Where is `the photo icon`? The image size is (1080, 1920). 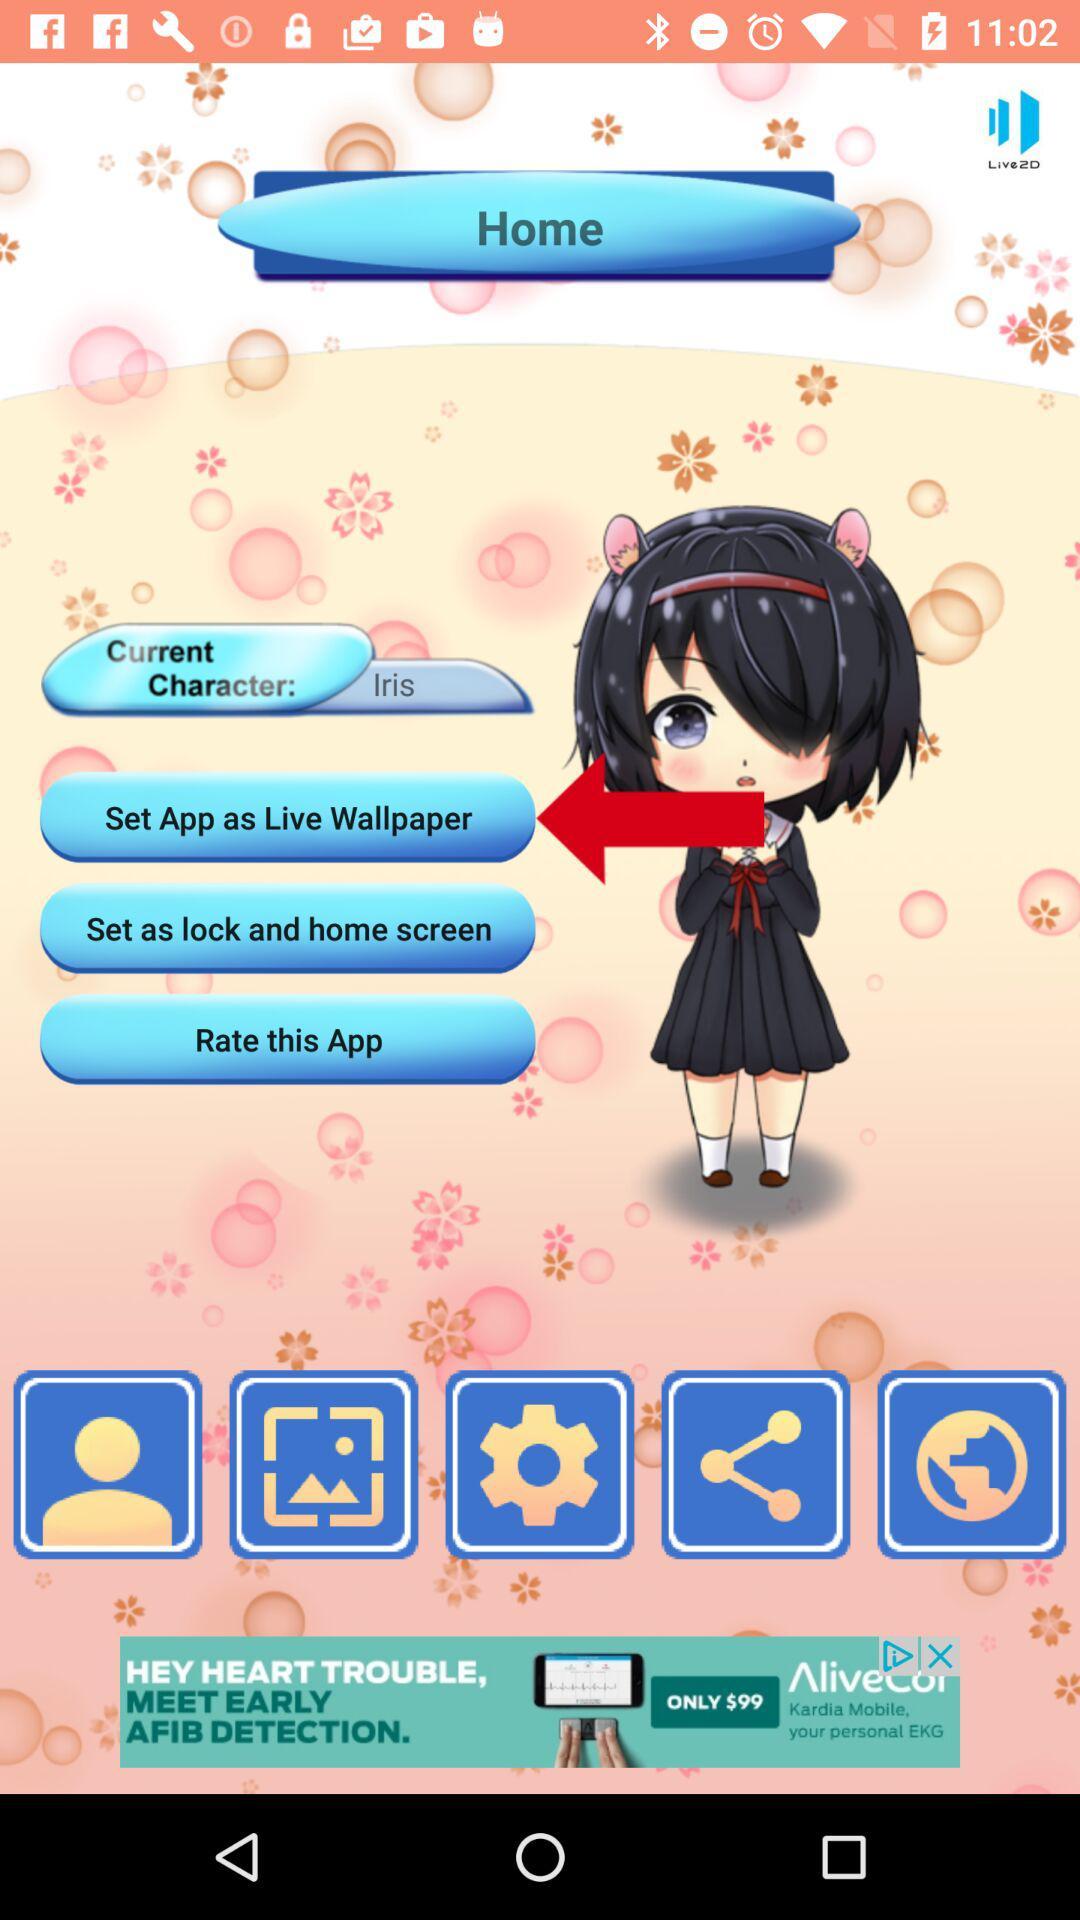 the photo icon is located at coordinates (540, 1465).